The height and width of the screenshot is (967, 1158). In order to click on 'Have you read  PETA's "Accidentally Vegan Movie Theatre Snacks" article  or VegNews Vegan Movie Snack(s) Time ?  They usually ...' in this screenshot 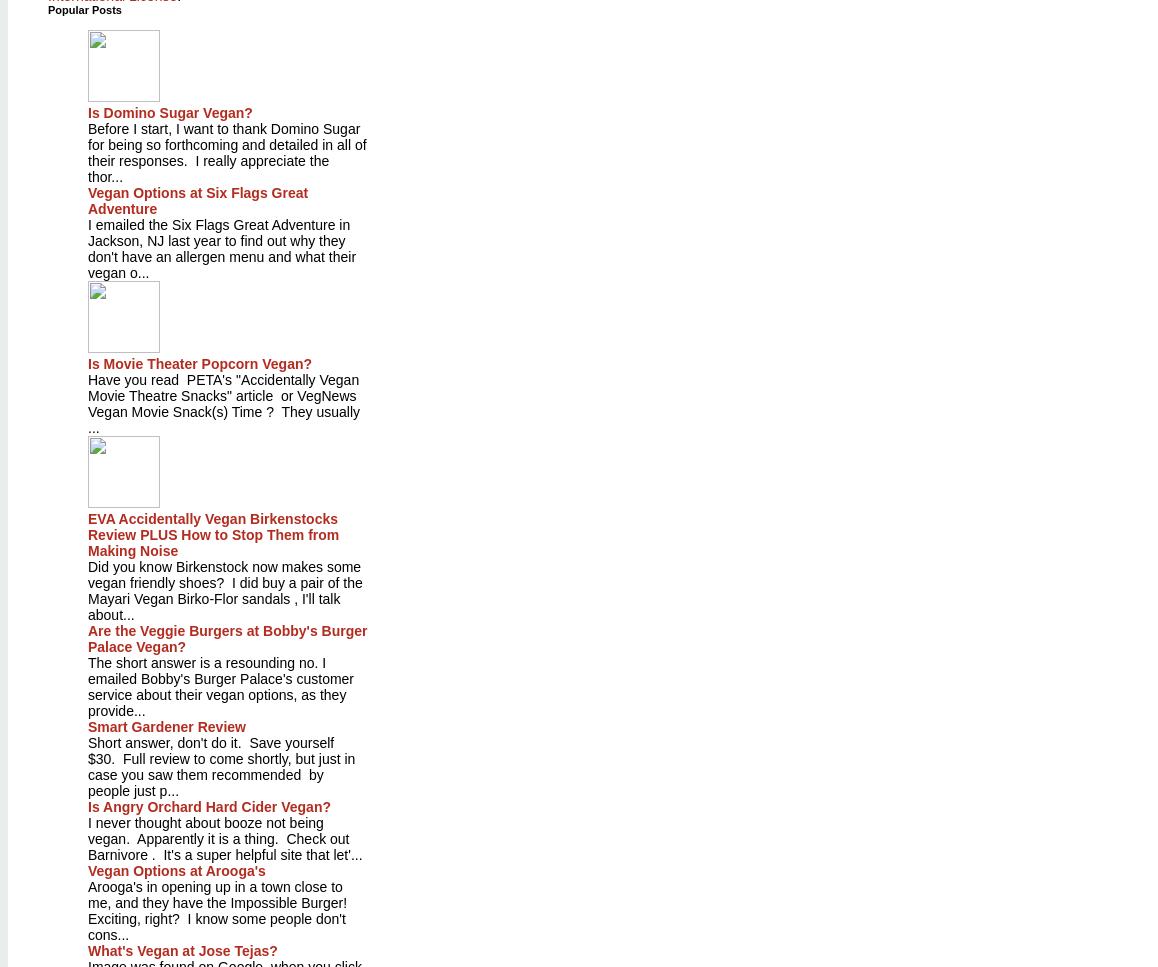, I will do `click(223, 403)`.